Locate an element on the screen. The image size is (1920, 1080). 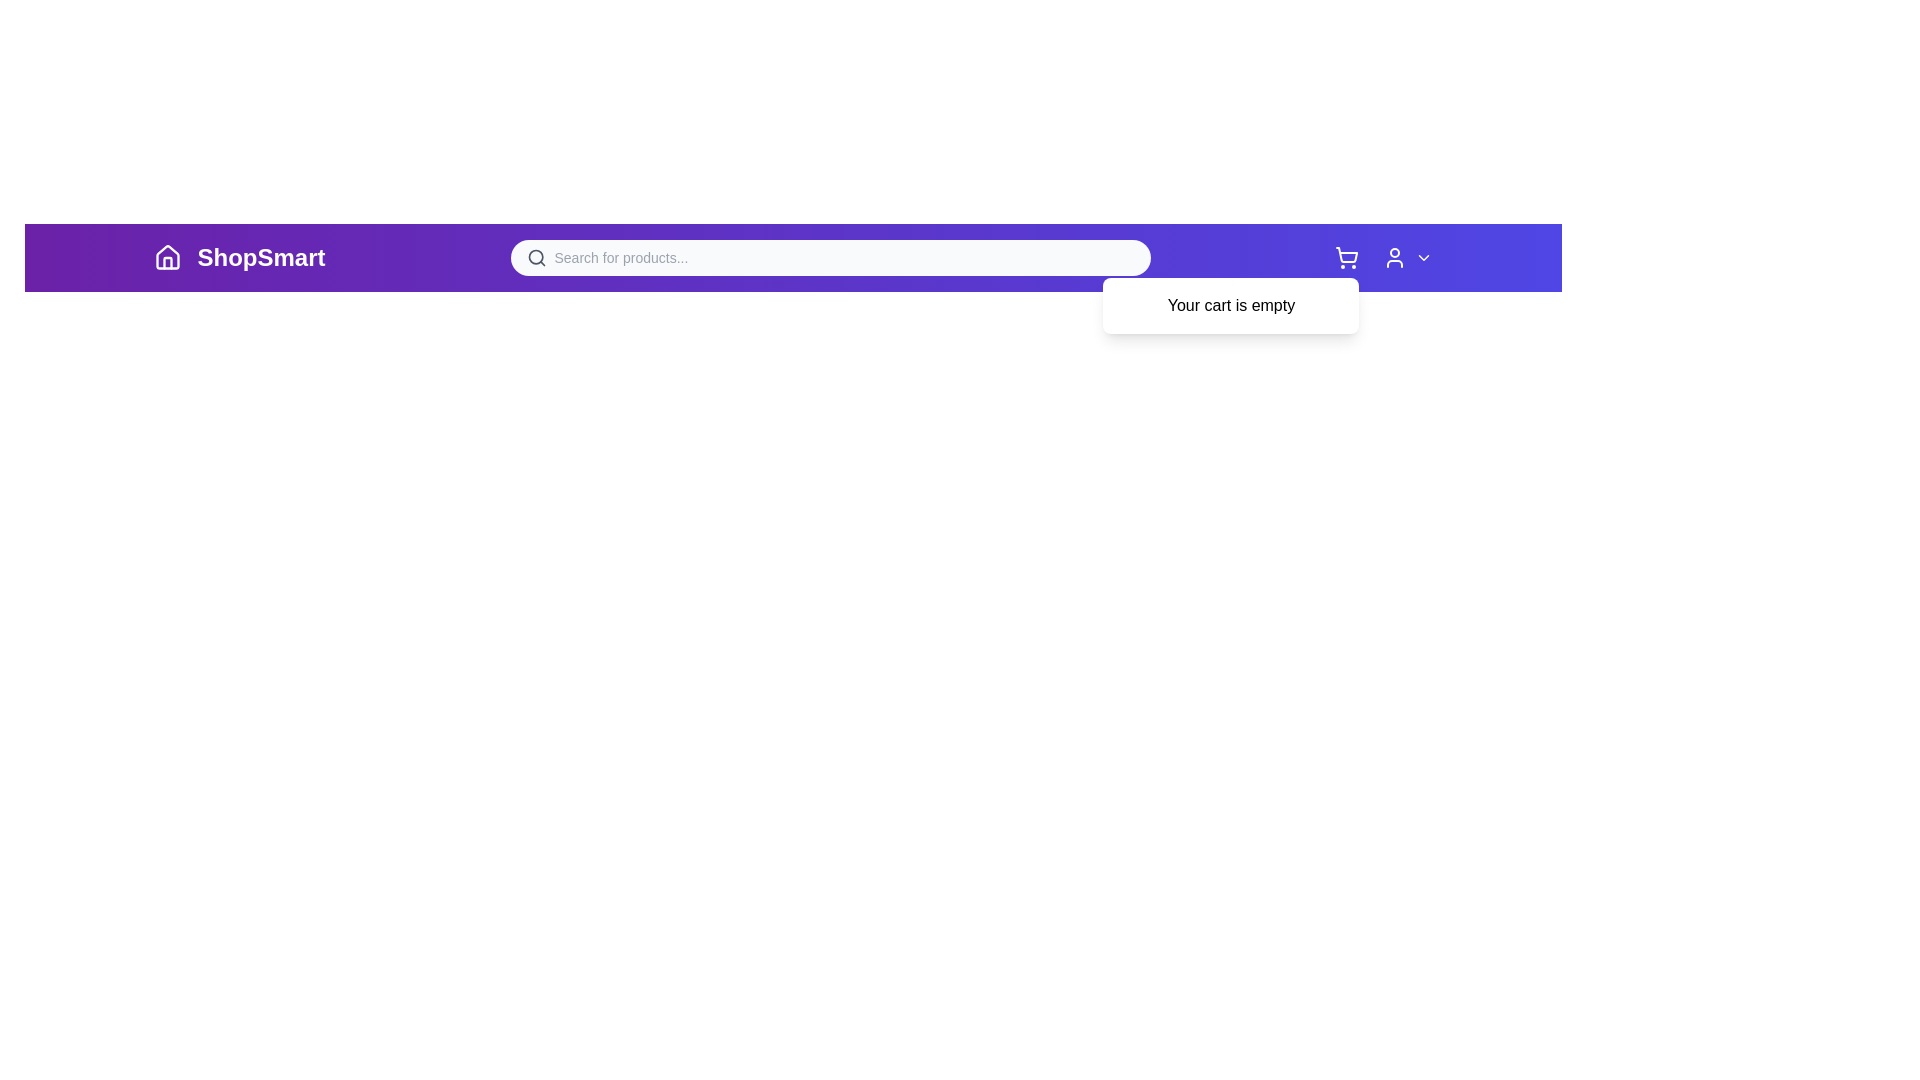
the shopping cart icon located is located at coordinates (1347, 257).